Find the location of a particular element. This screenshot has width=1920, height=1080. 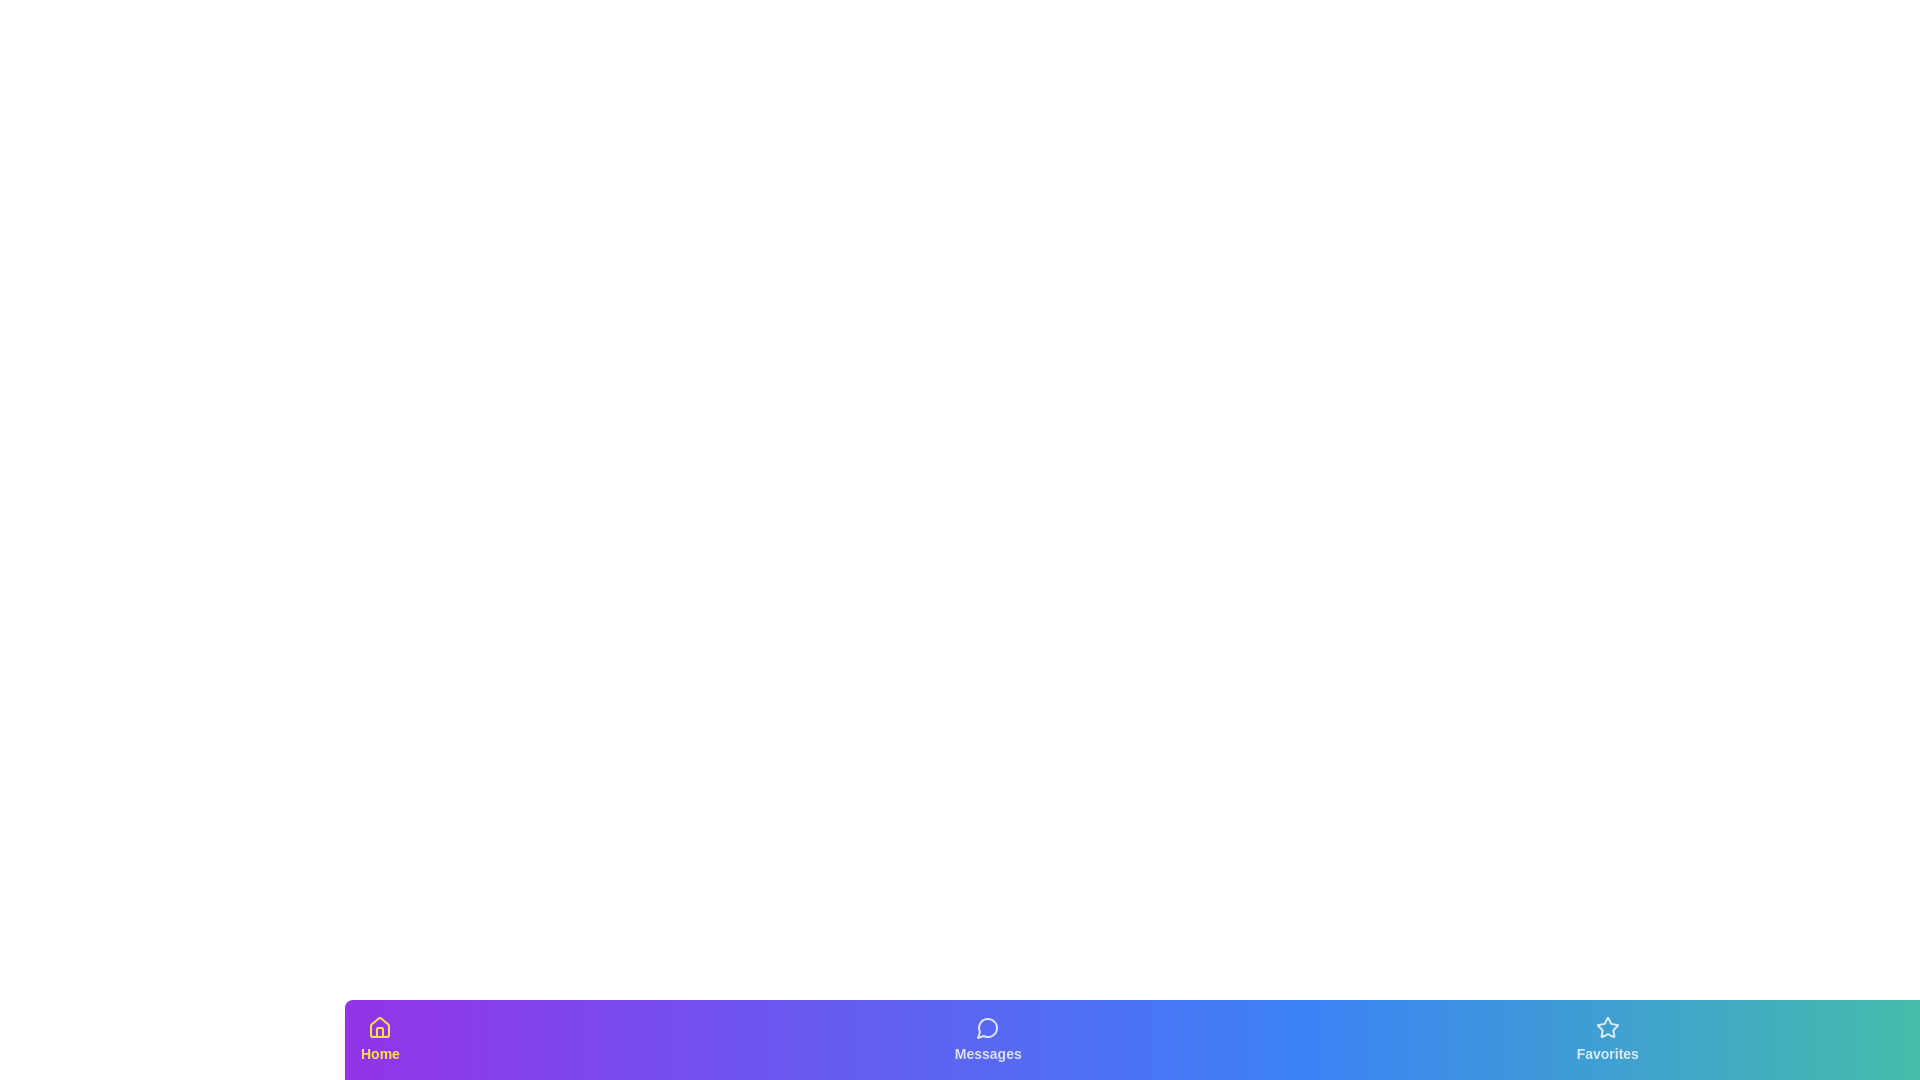

the tab labeled Favorites to view its description is located at coordinates (1607, 1039).